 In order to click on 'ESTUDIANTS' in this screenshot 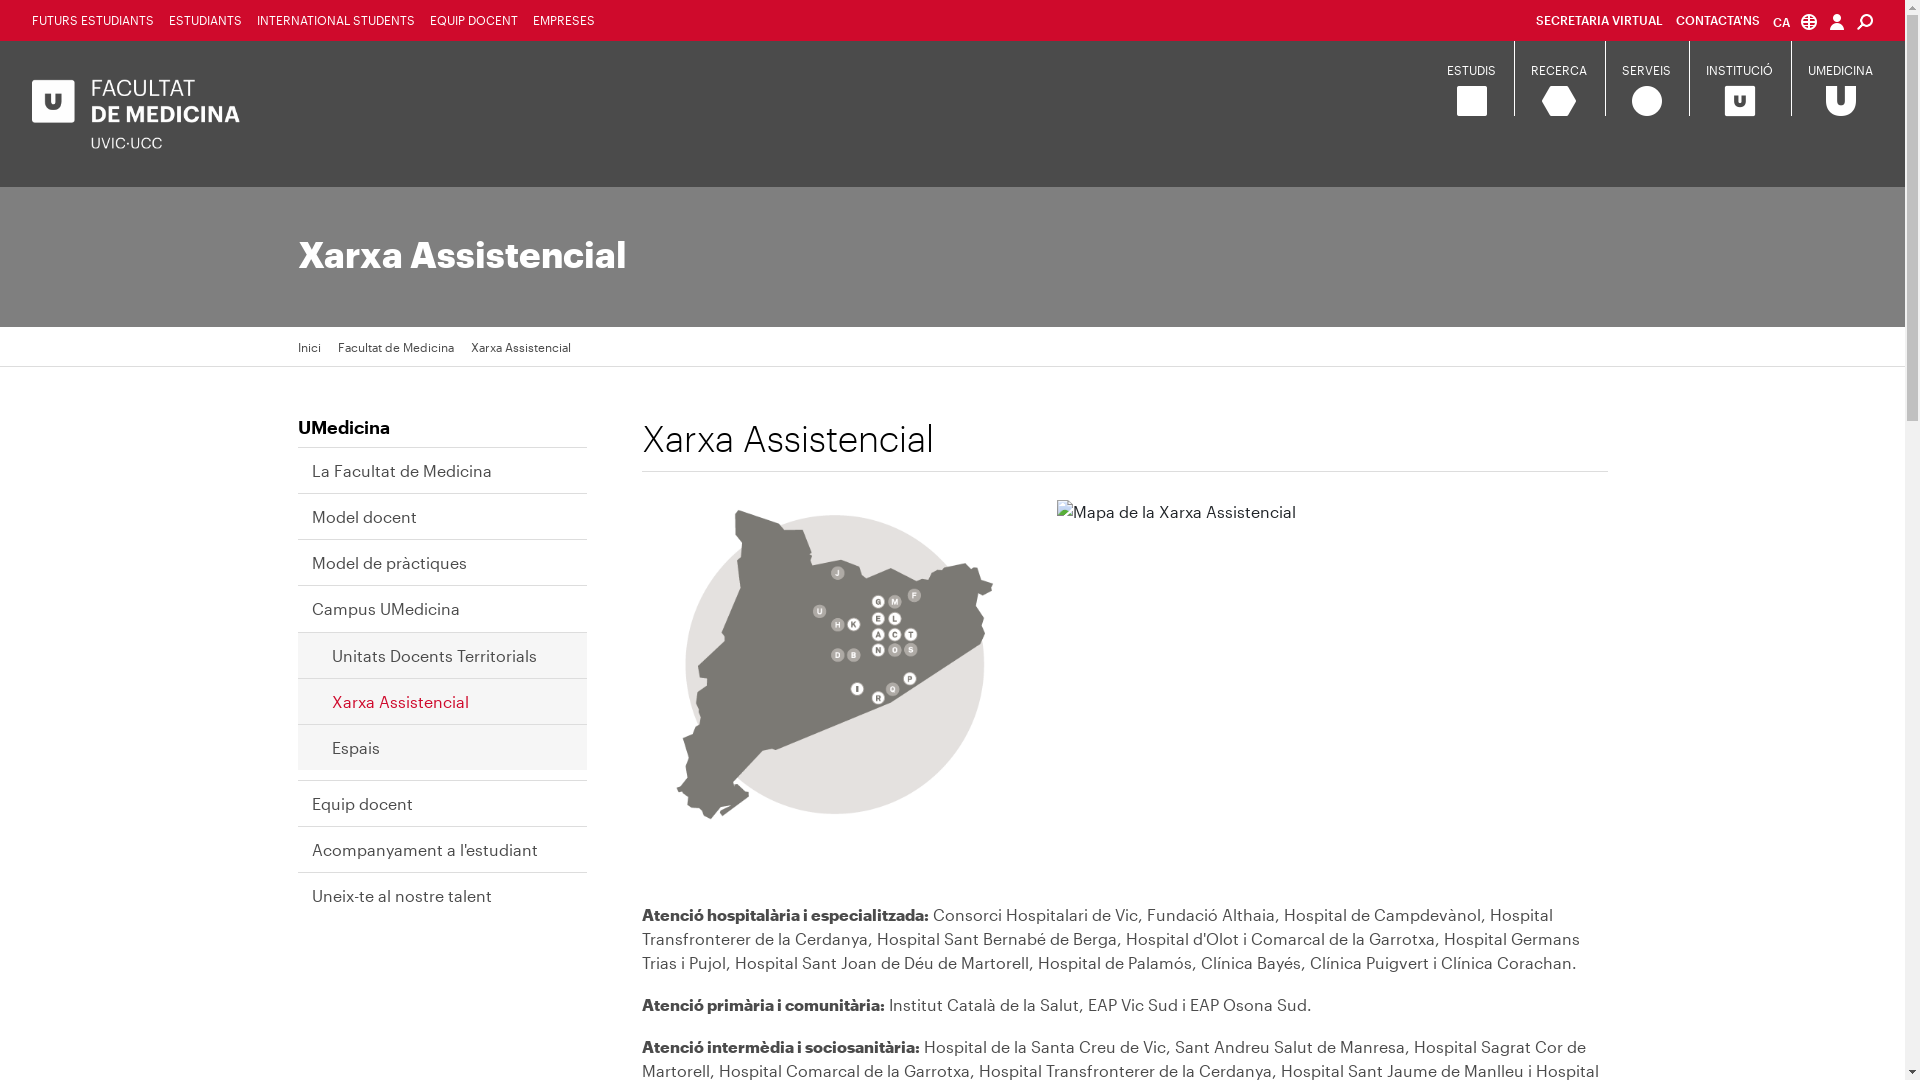, I will do `click(205, 19)`.